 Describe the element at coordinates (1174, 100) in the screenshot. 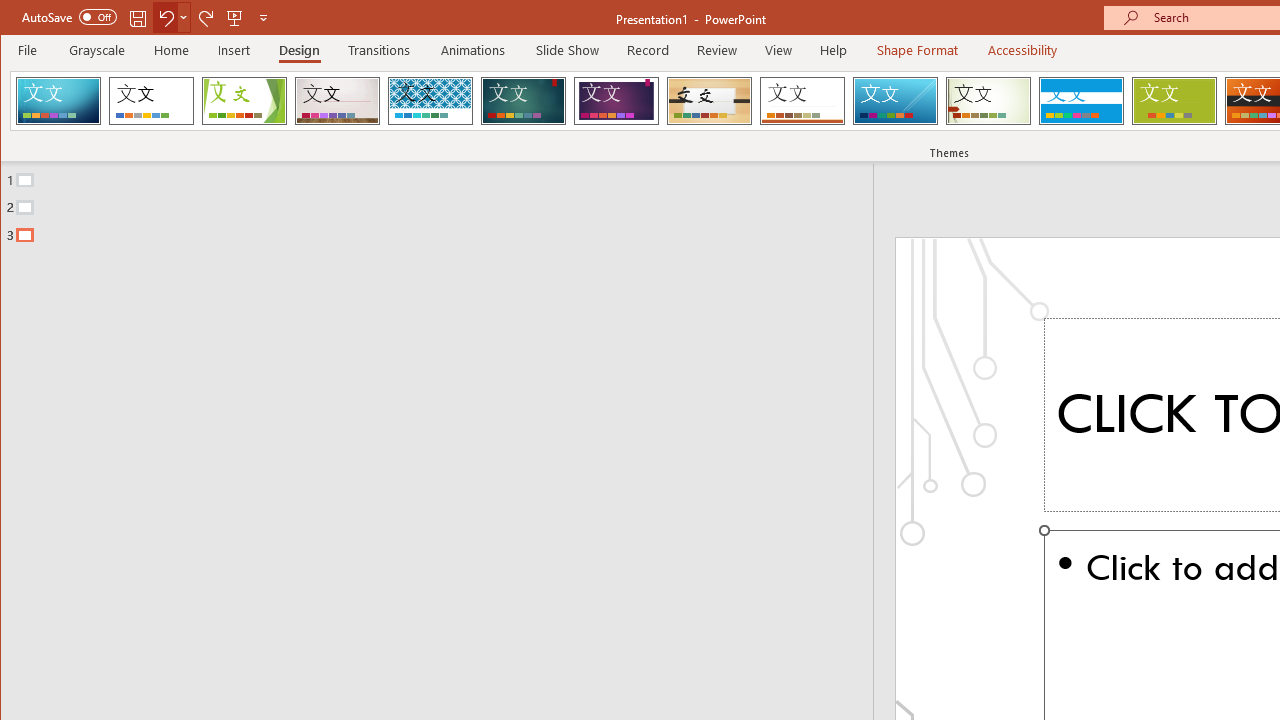

I see `'Basis'` at that location.